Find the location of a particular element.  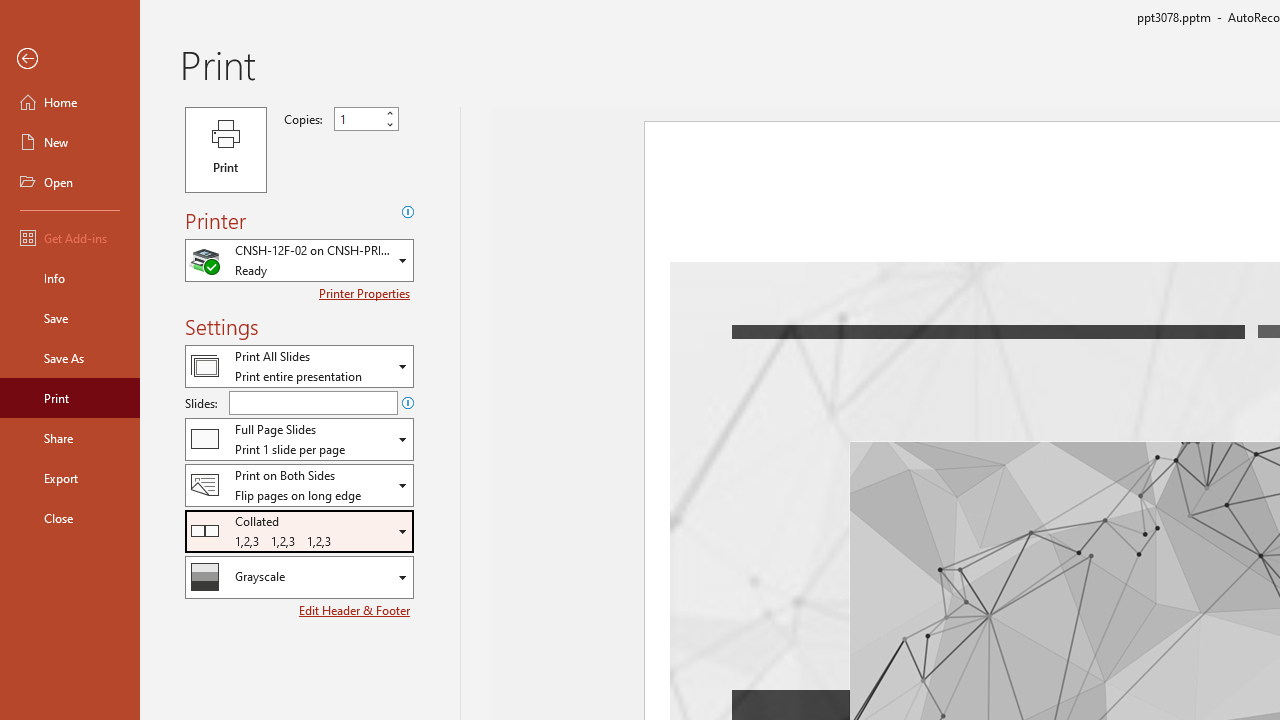

'Copies' is located at coordinates (358, 119).